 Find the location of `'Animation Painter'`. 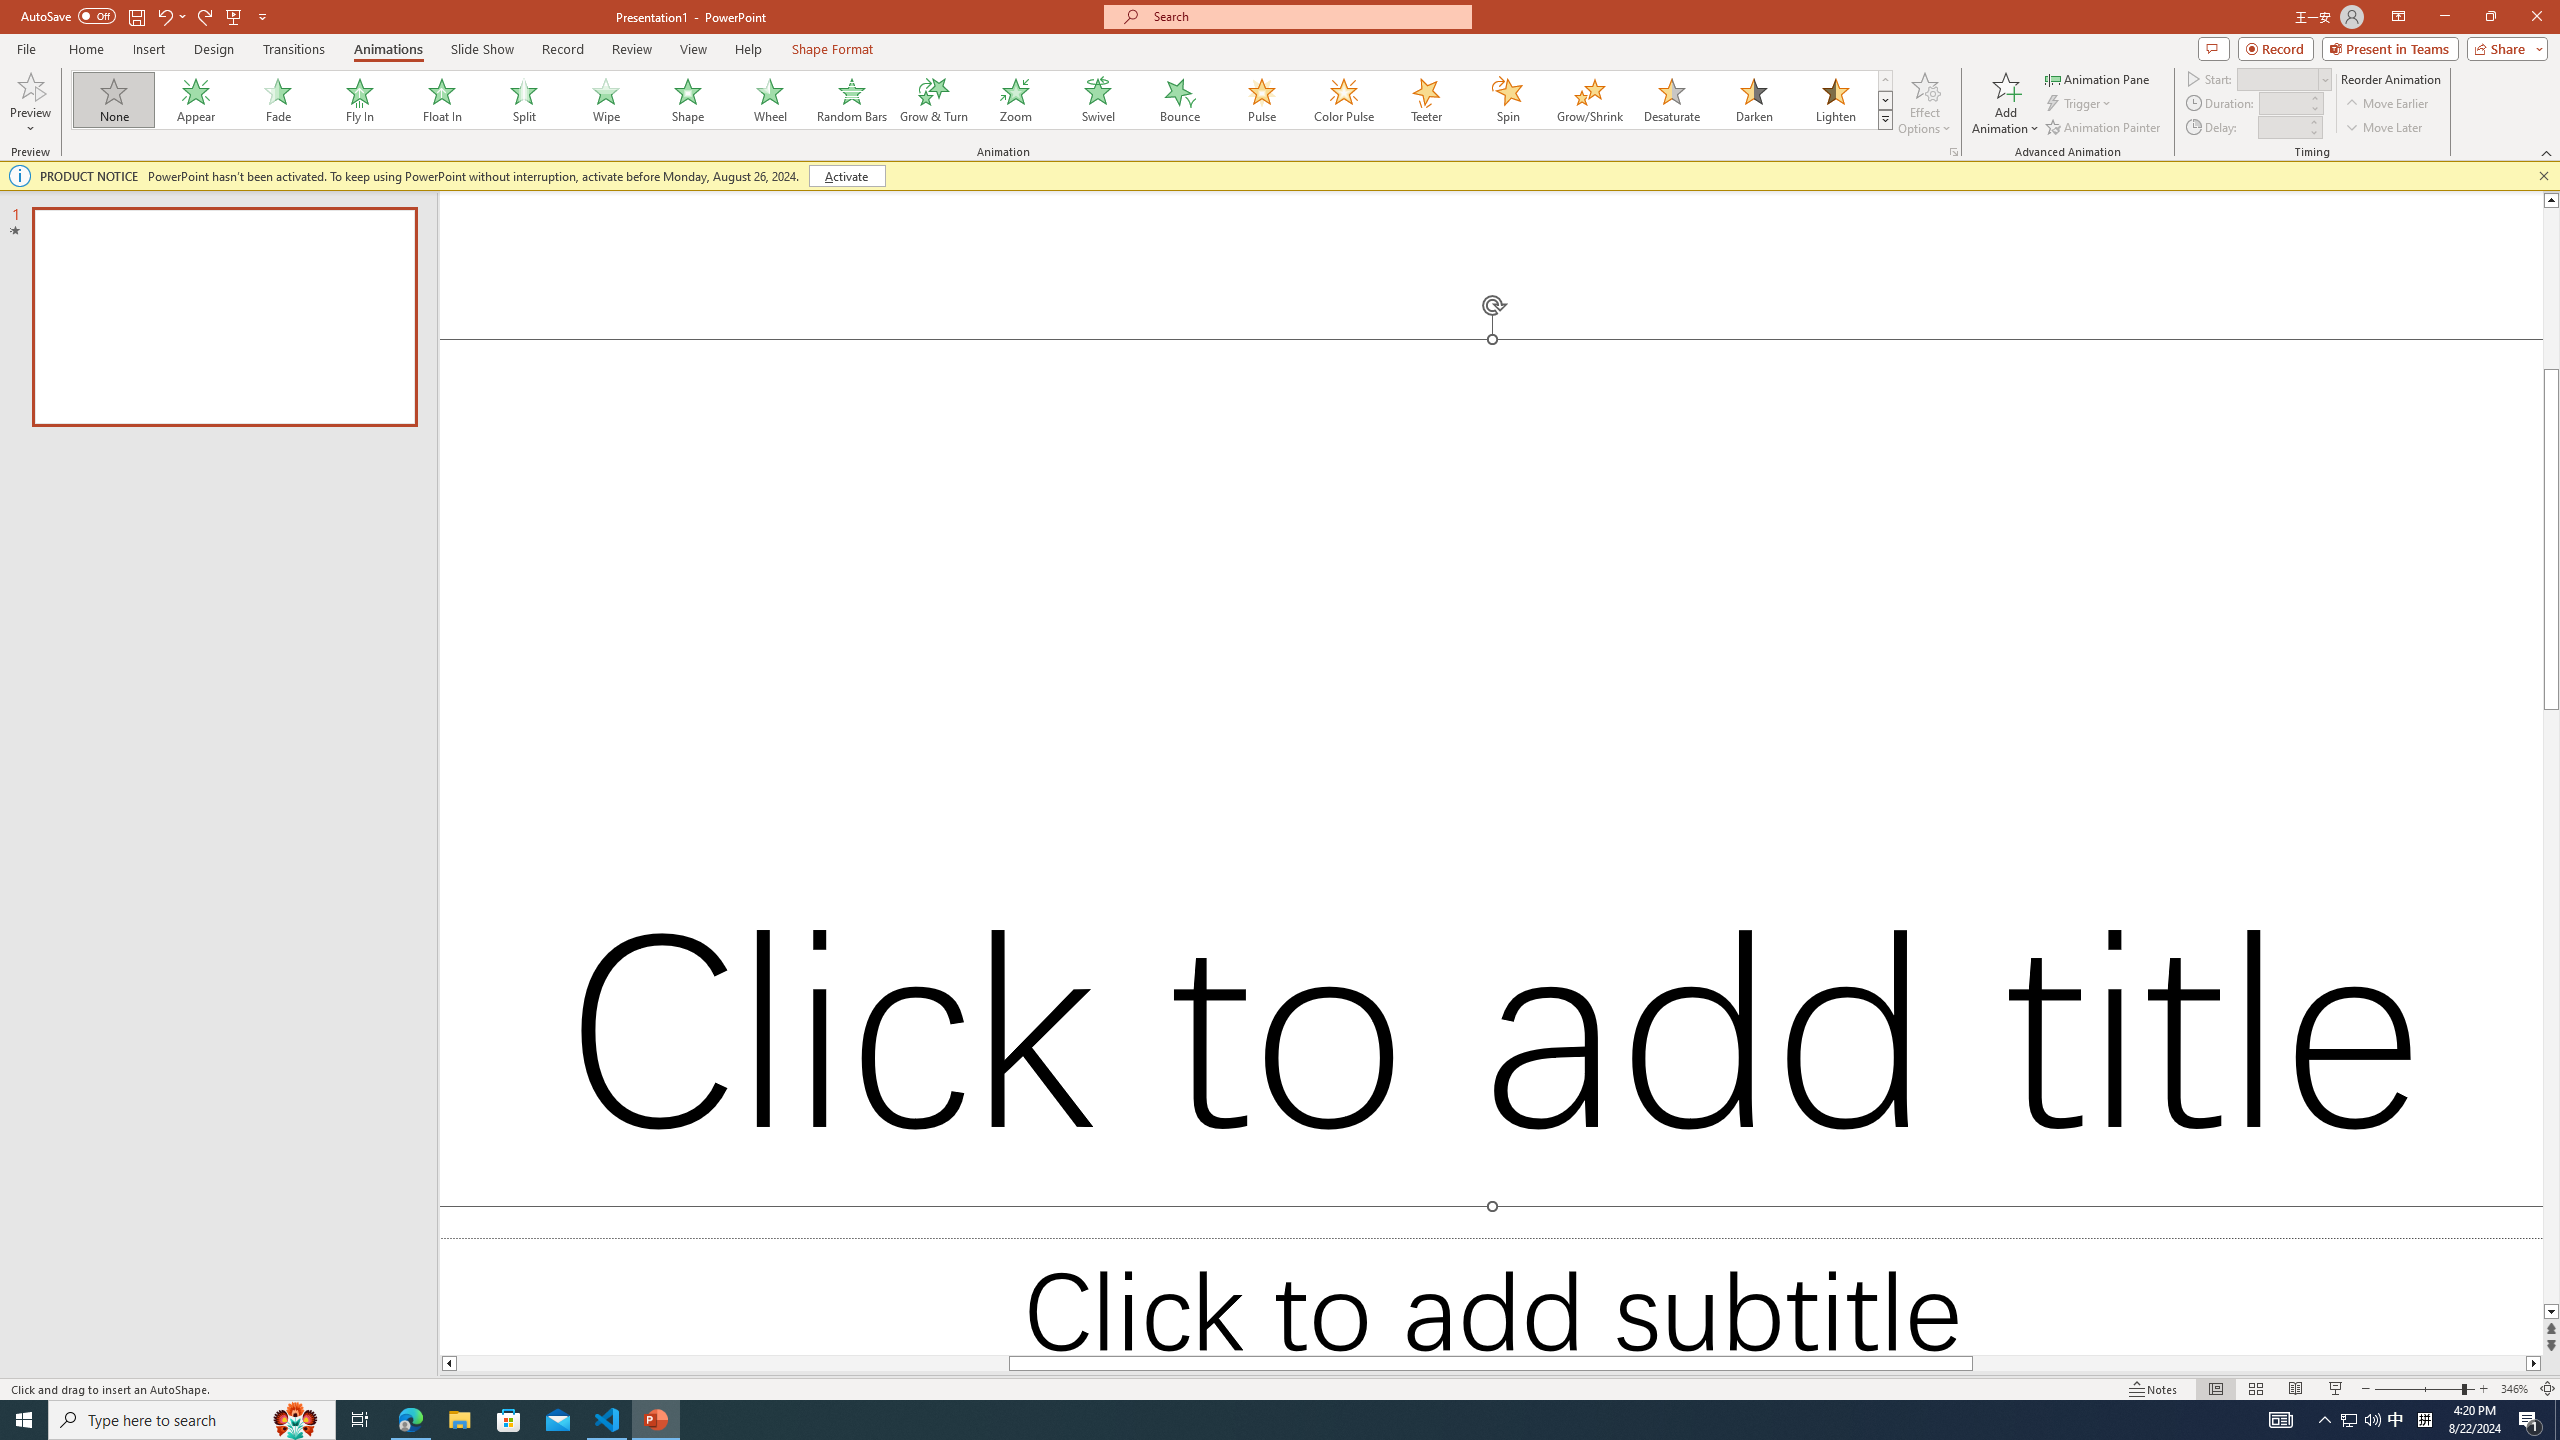

'Animation Painter' is located at coordinates (2103, 127).